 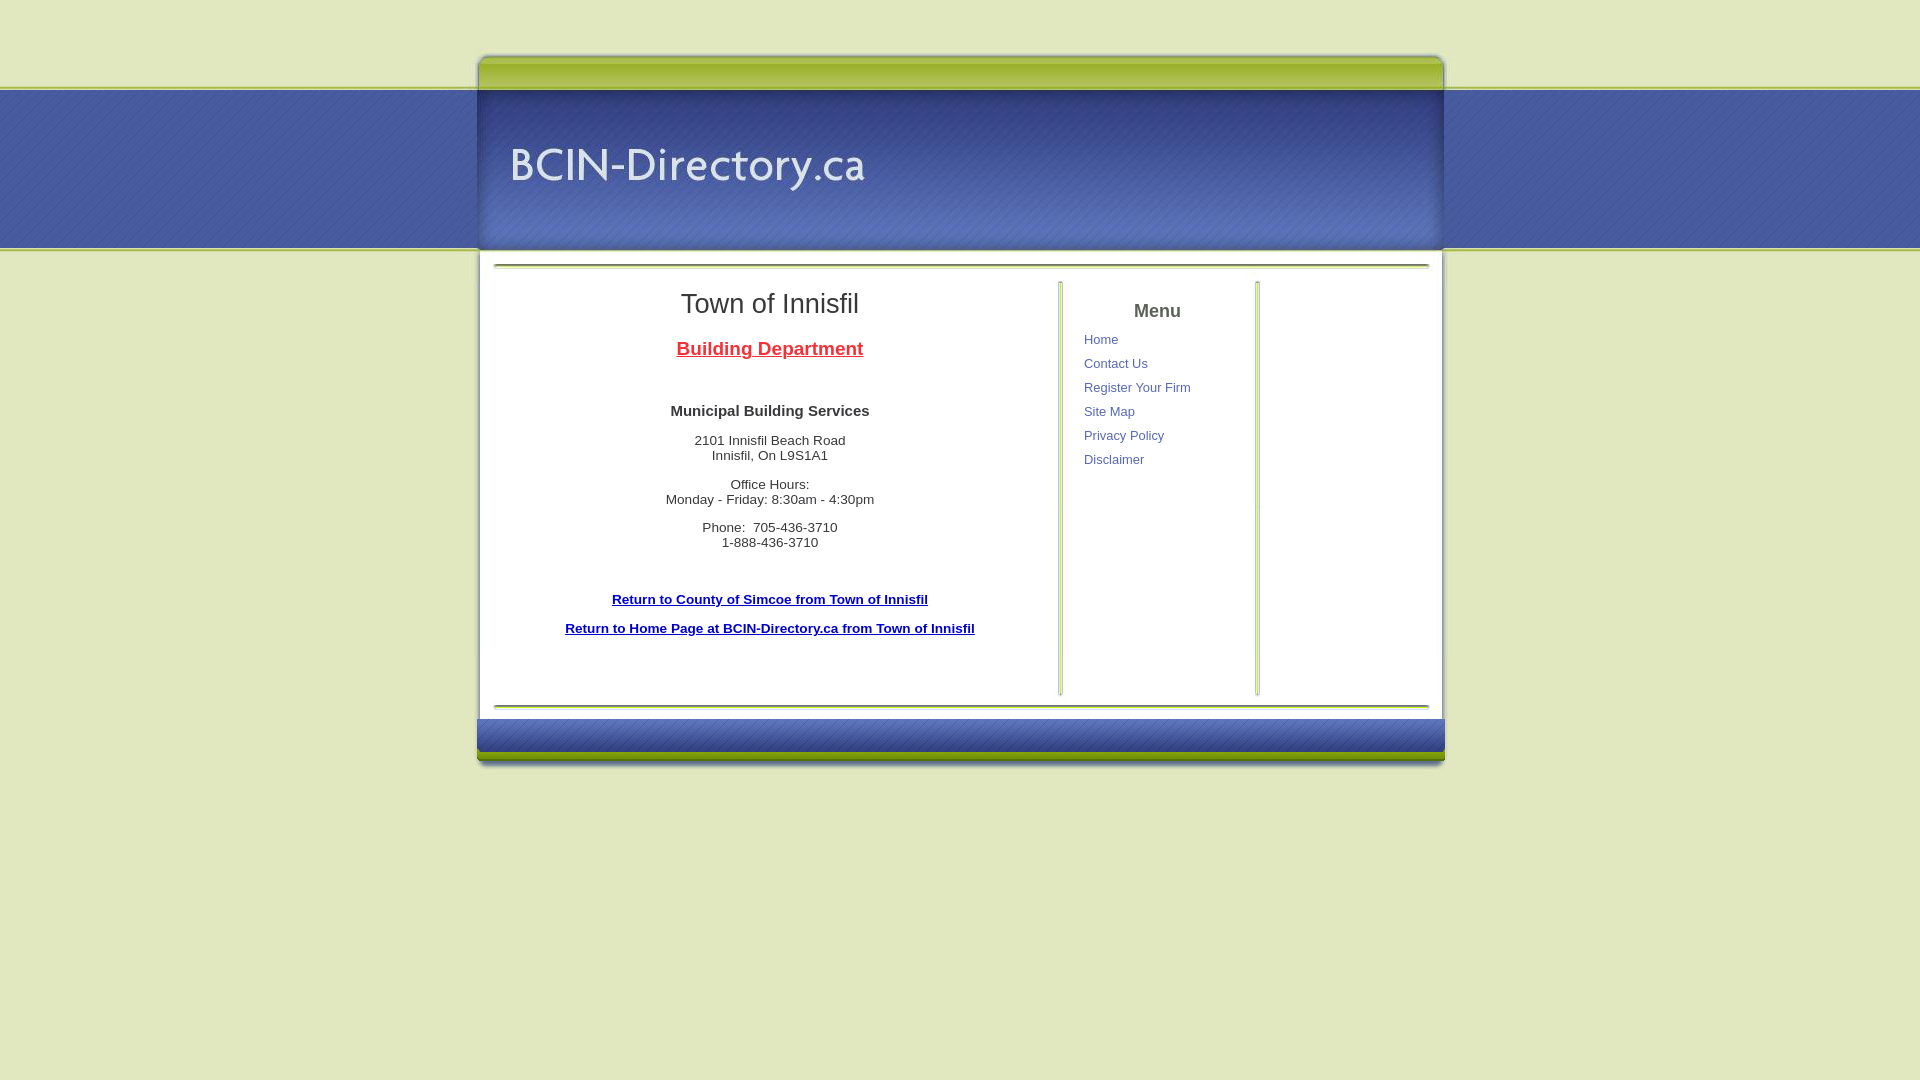 I want to click on 'Privacy Policy', so click(x=1160, y=434).